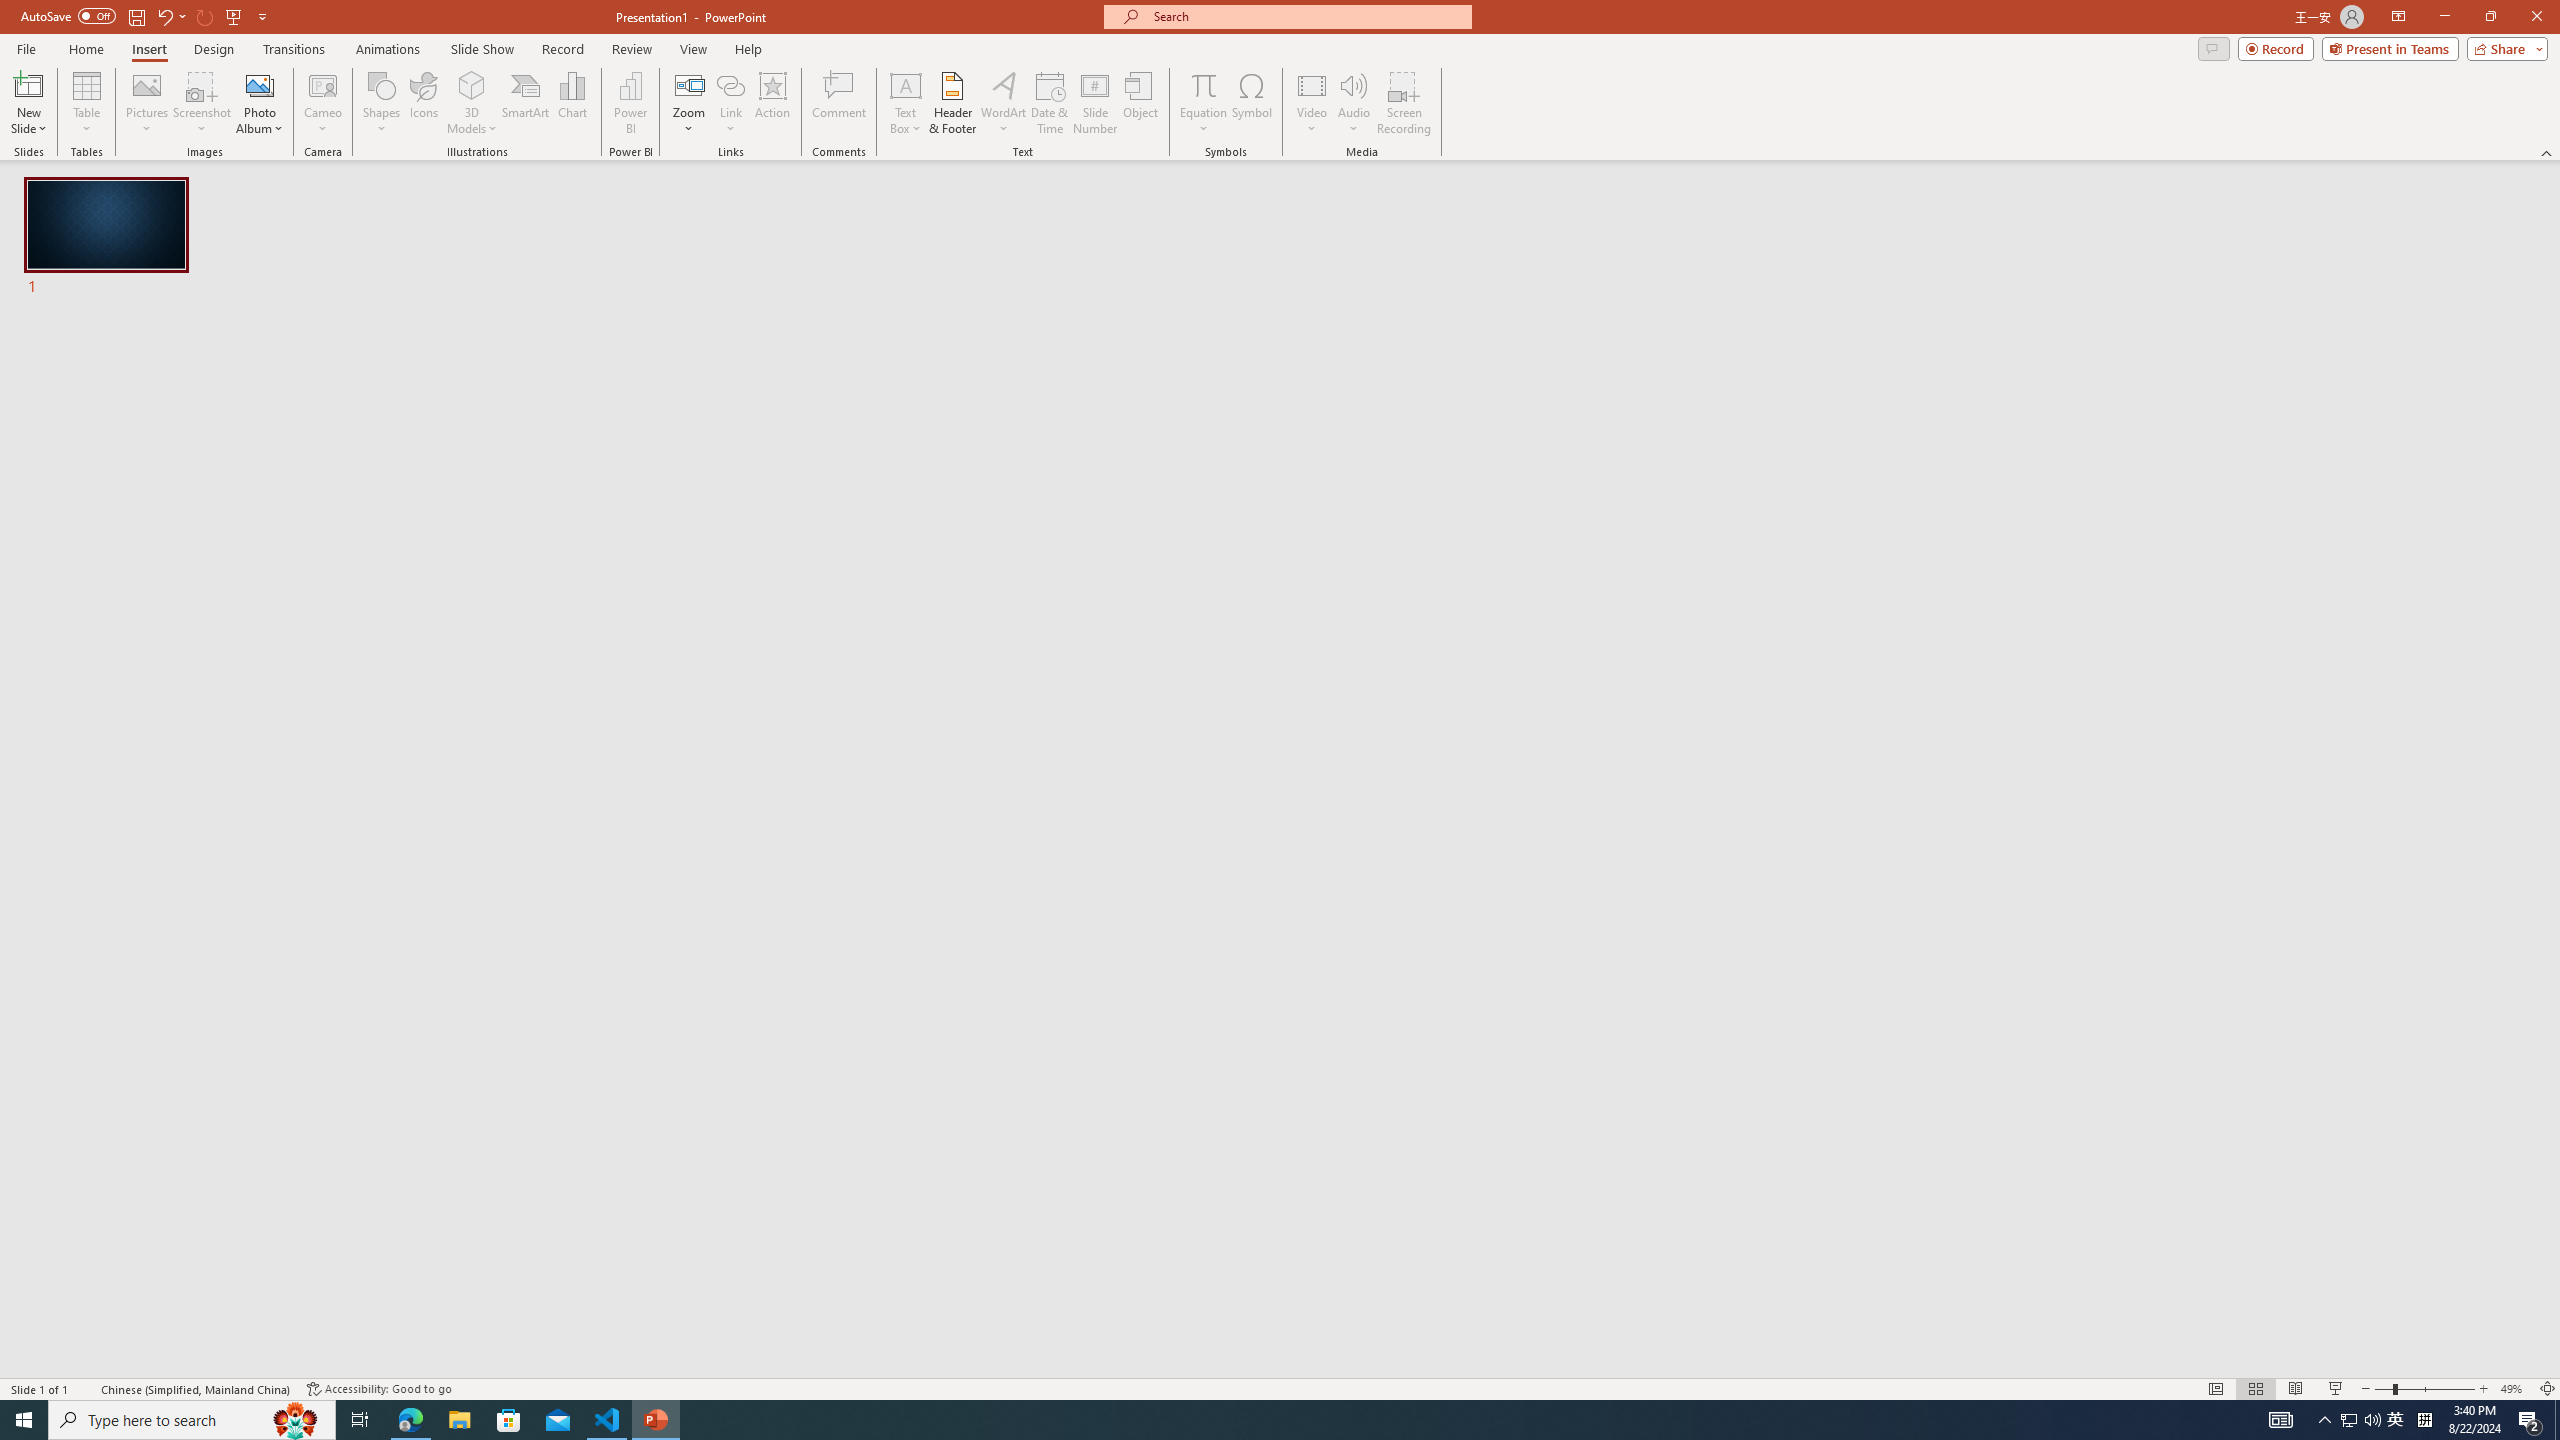 This screenshot has width=2560, height=1440. What do you see at coordinates (729, 84) in the screenshot?
I see `'Link'` at bounding box center [729, 84].